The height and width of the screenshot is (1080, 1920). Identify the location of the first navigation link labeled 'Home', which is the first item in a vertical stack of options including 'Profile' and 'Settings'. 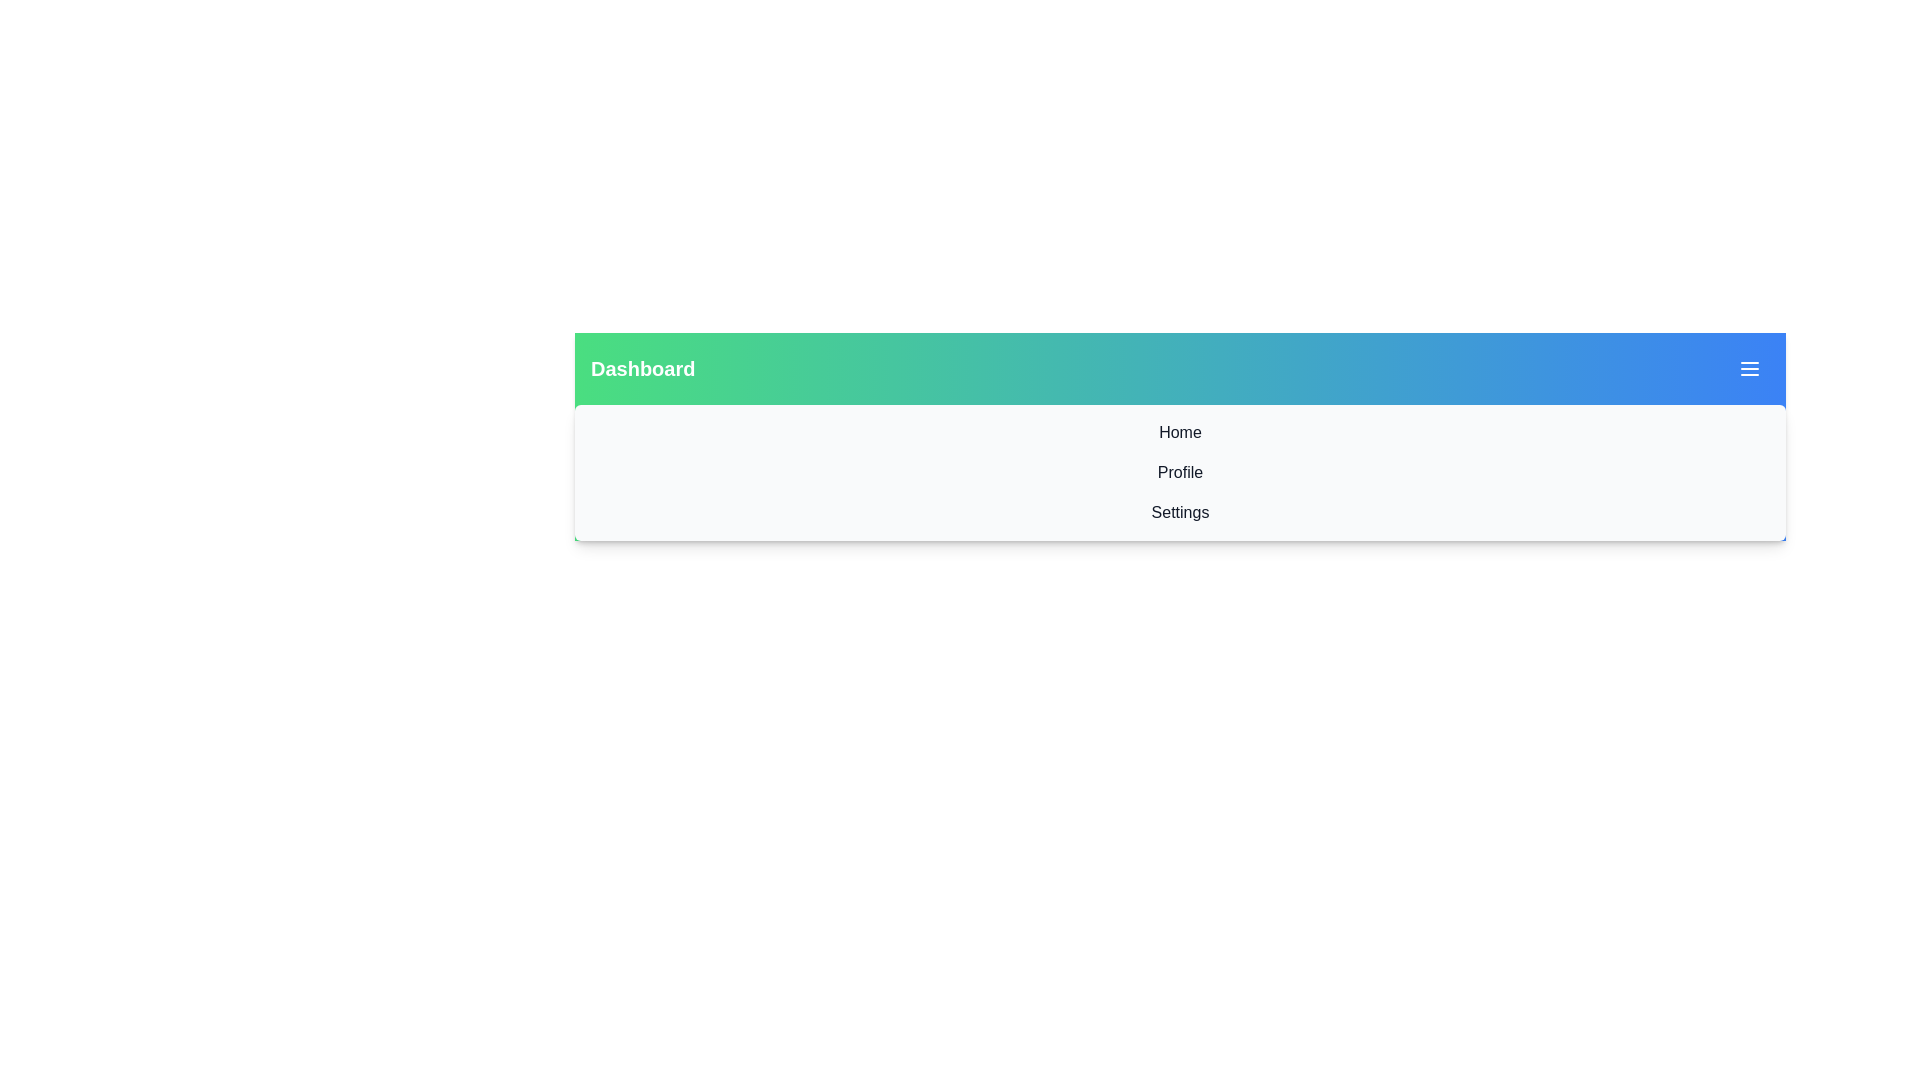
(1180, 431).